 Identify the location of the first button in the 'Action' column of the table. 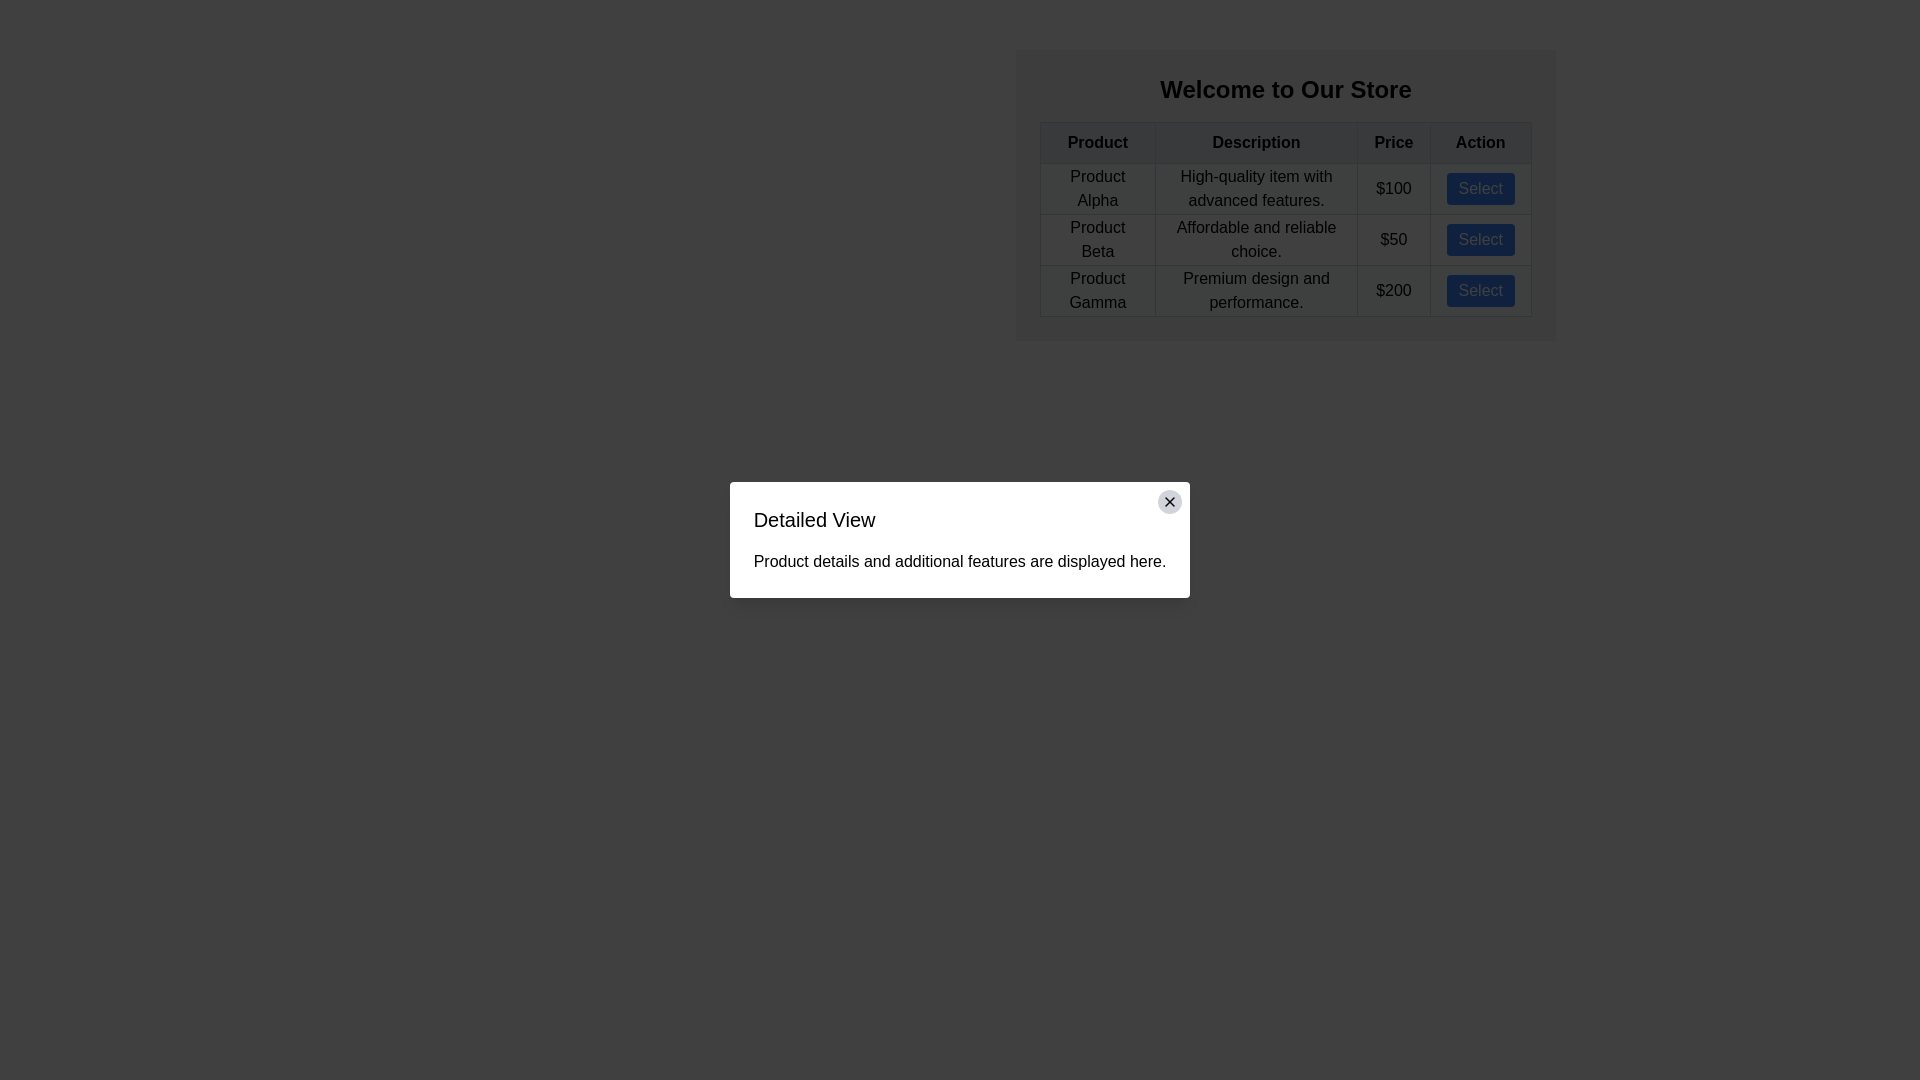
(1480, 189).